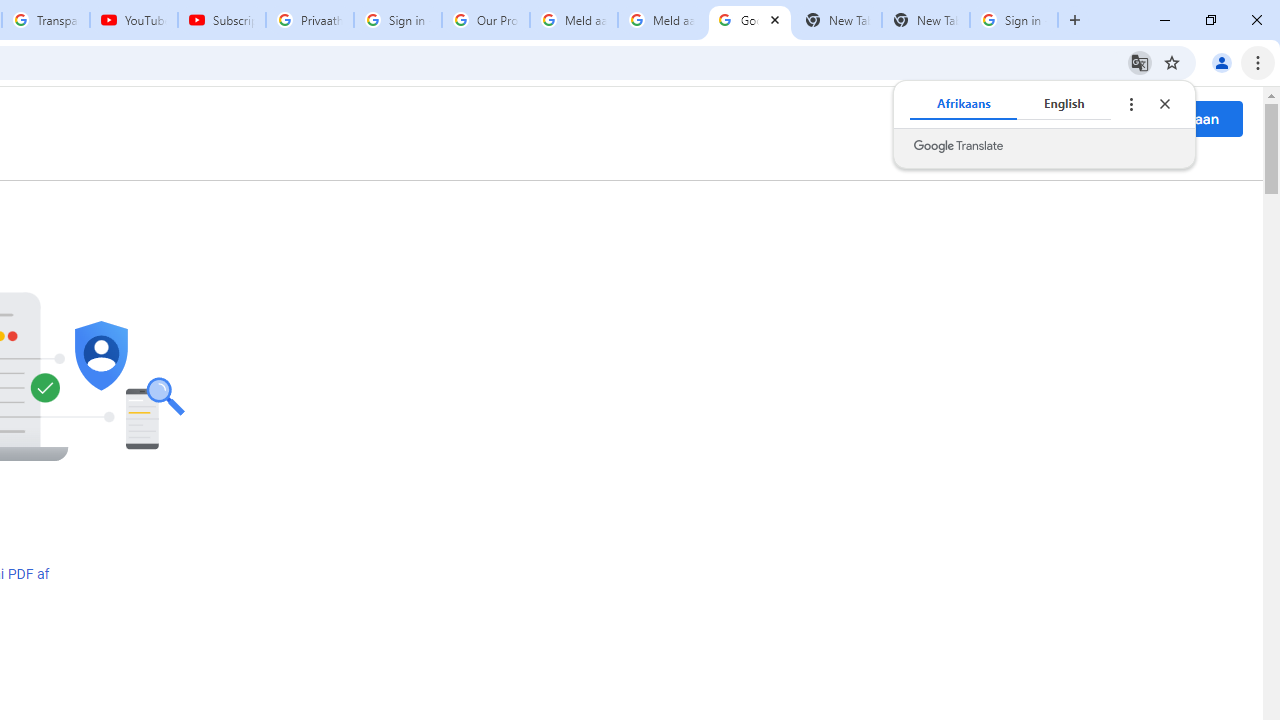 Image resolution: width=1280 pixels, height=720 pixels. Describe the element at coordinates (1188, 118) in the screenshot. I see `'Meld aan'` at that location.